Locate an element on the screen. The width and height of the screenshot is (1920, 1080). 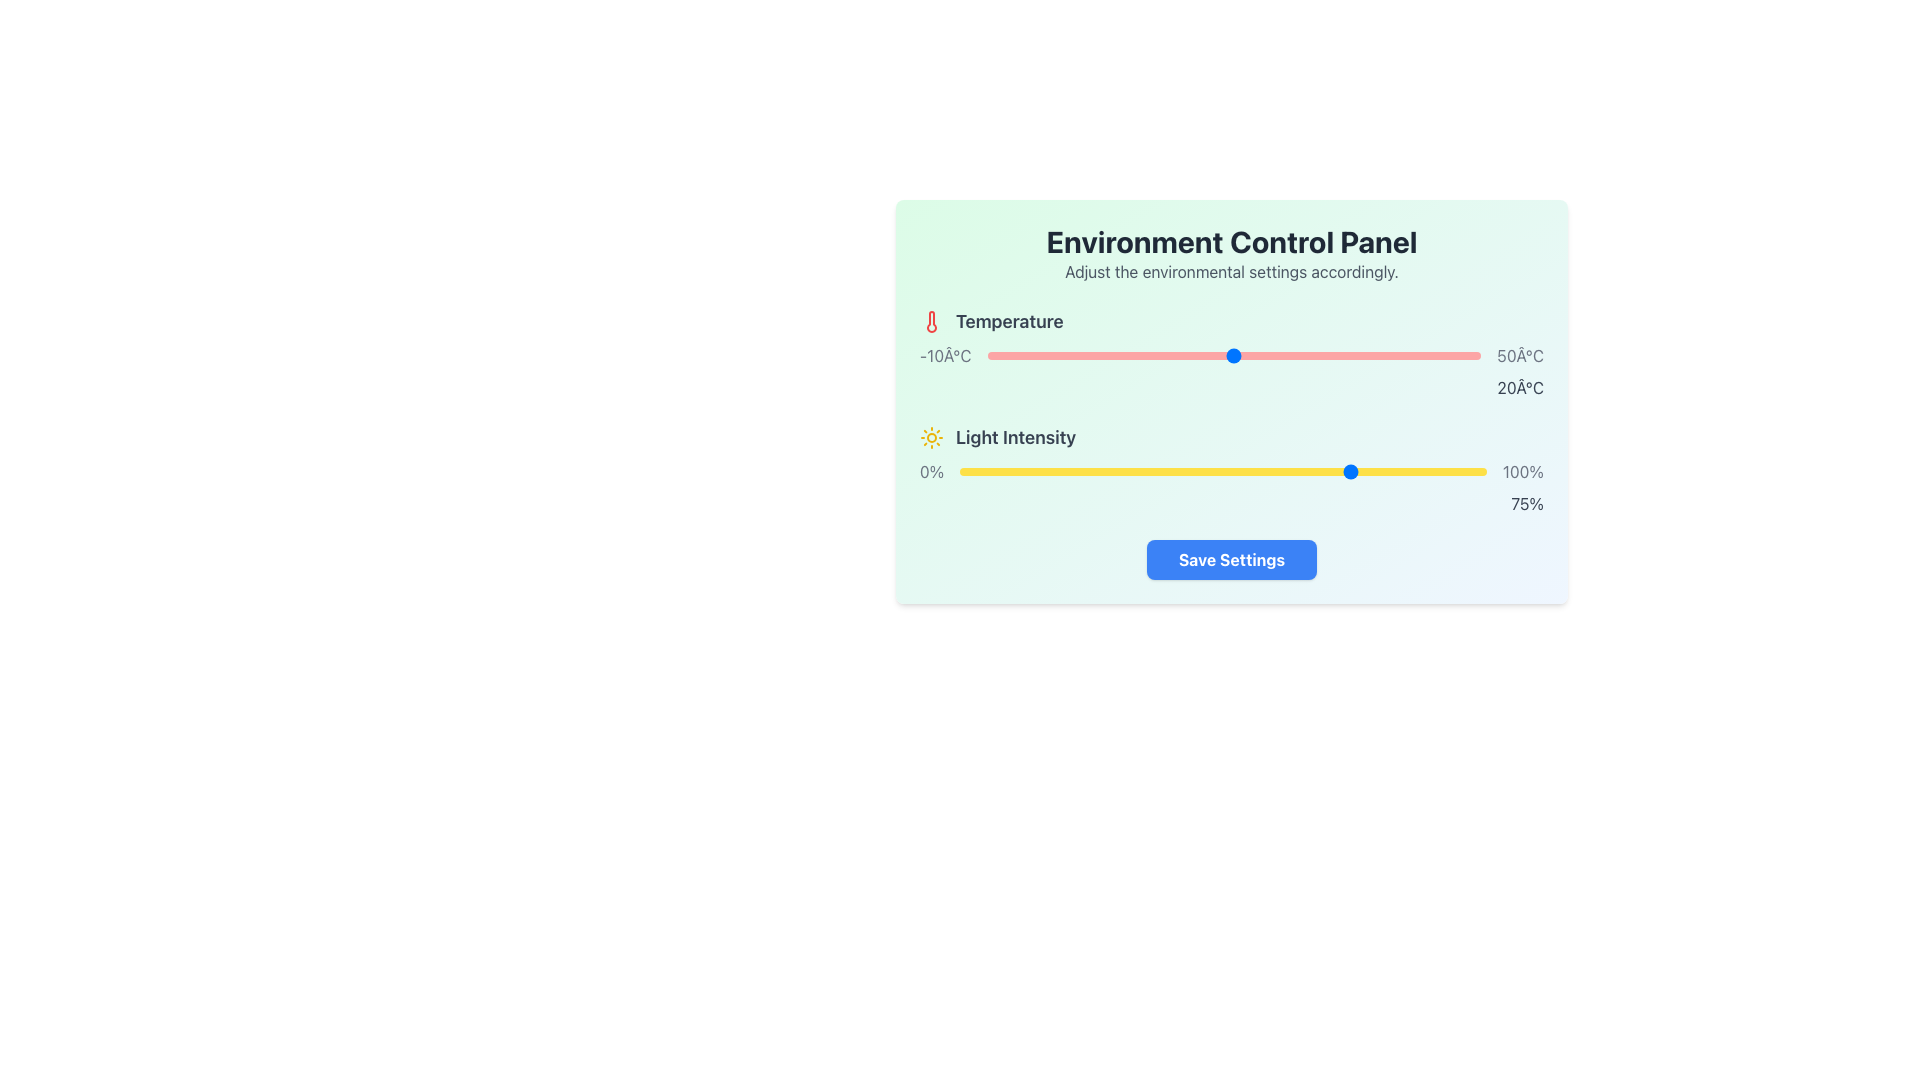
light intensity is located at coordinates (1369, 471).